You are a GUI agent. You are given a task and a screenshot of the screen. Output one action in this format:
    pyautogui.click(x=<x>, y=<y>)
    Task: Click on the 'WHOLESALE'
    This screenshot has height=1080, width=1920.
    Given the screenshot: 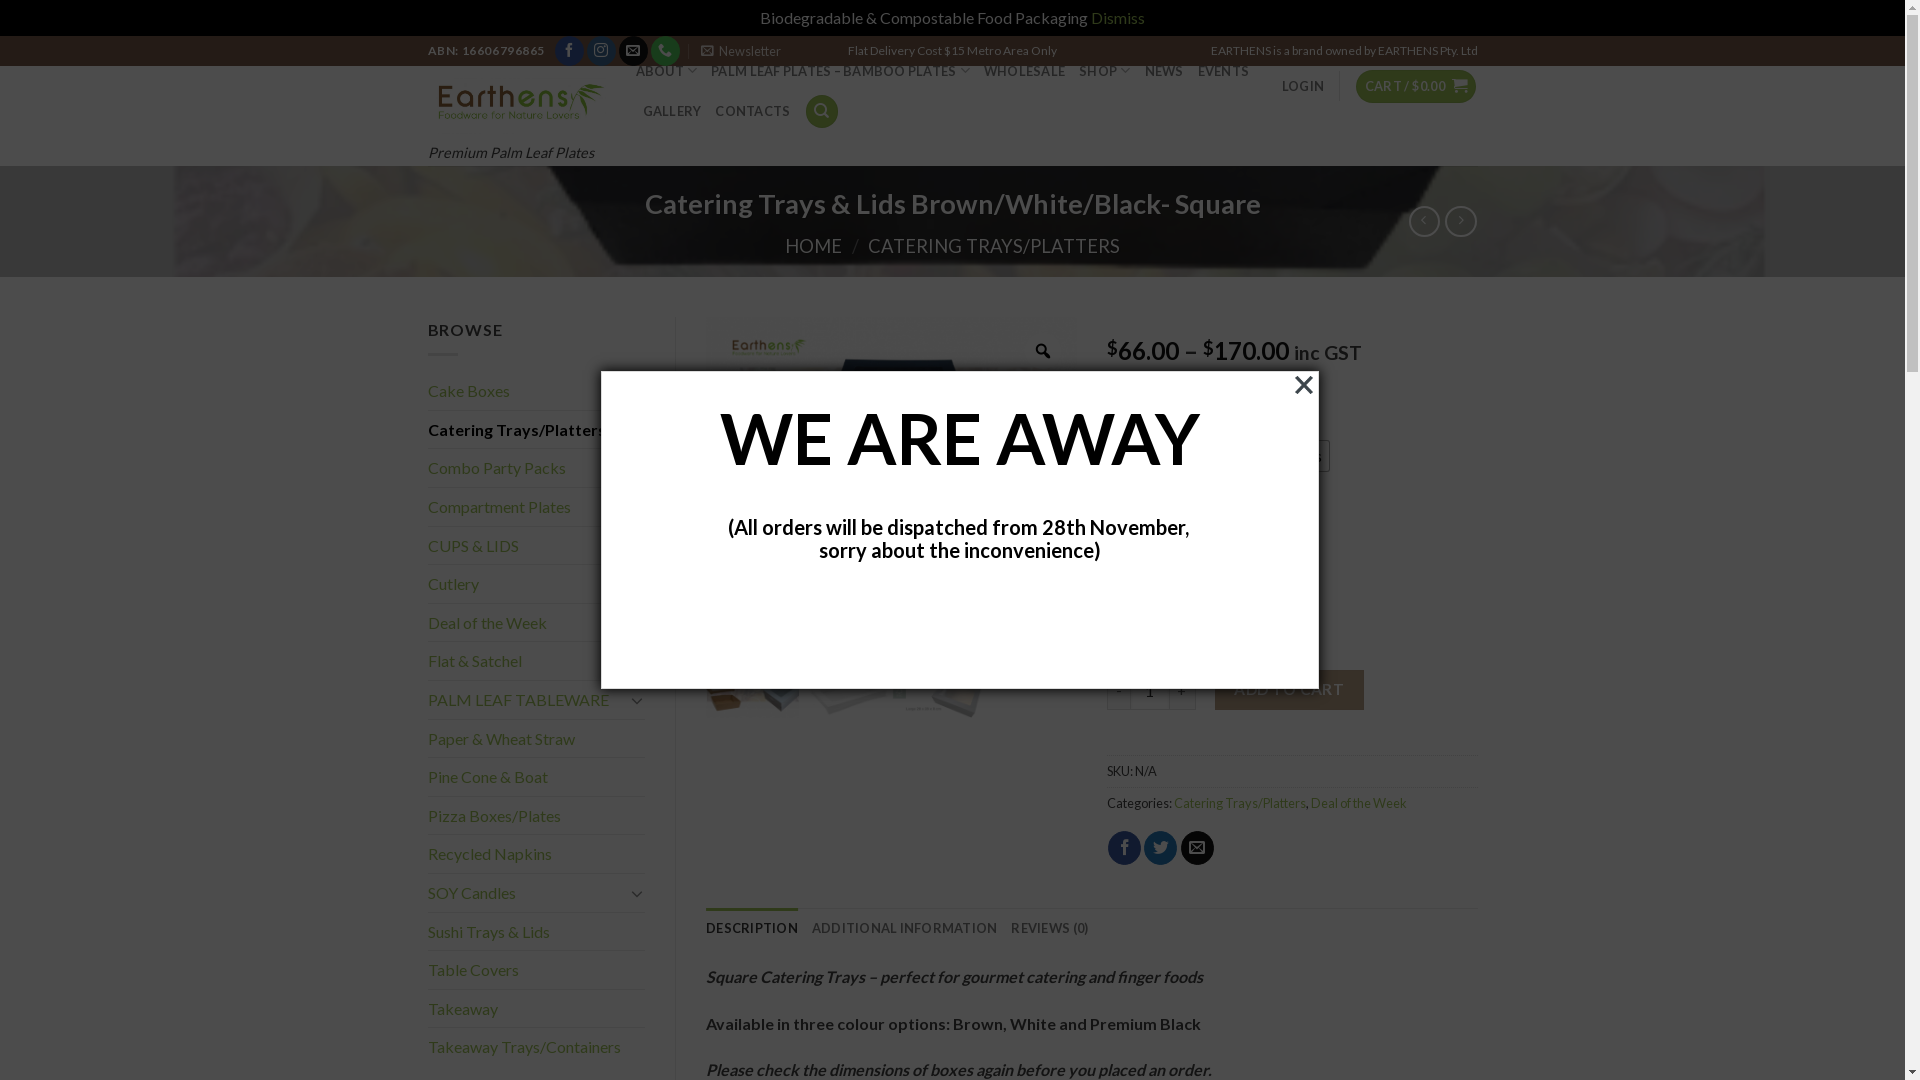 What is the action you would take?
    pyautogui.click(x=983, y=69)
    